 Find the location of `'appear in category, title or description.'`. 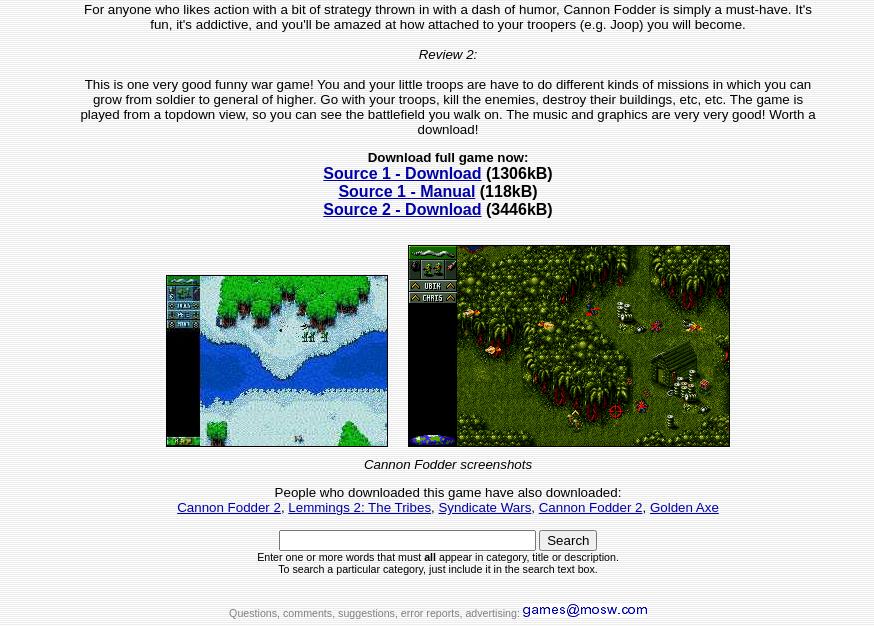

'appear in category, title or description.' is located at coordinates (527, 557).